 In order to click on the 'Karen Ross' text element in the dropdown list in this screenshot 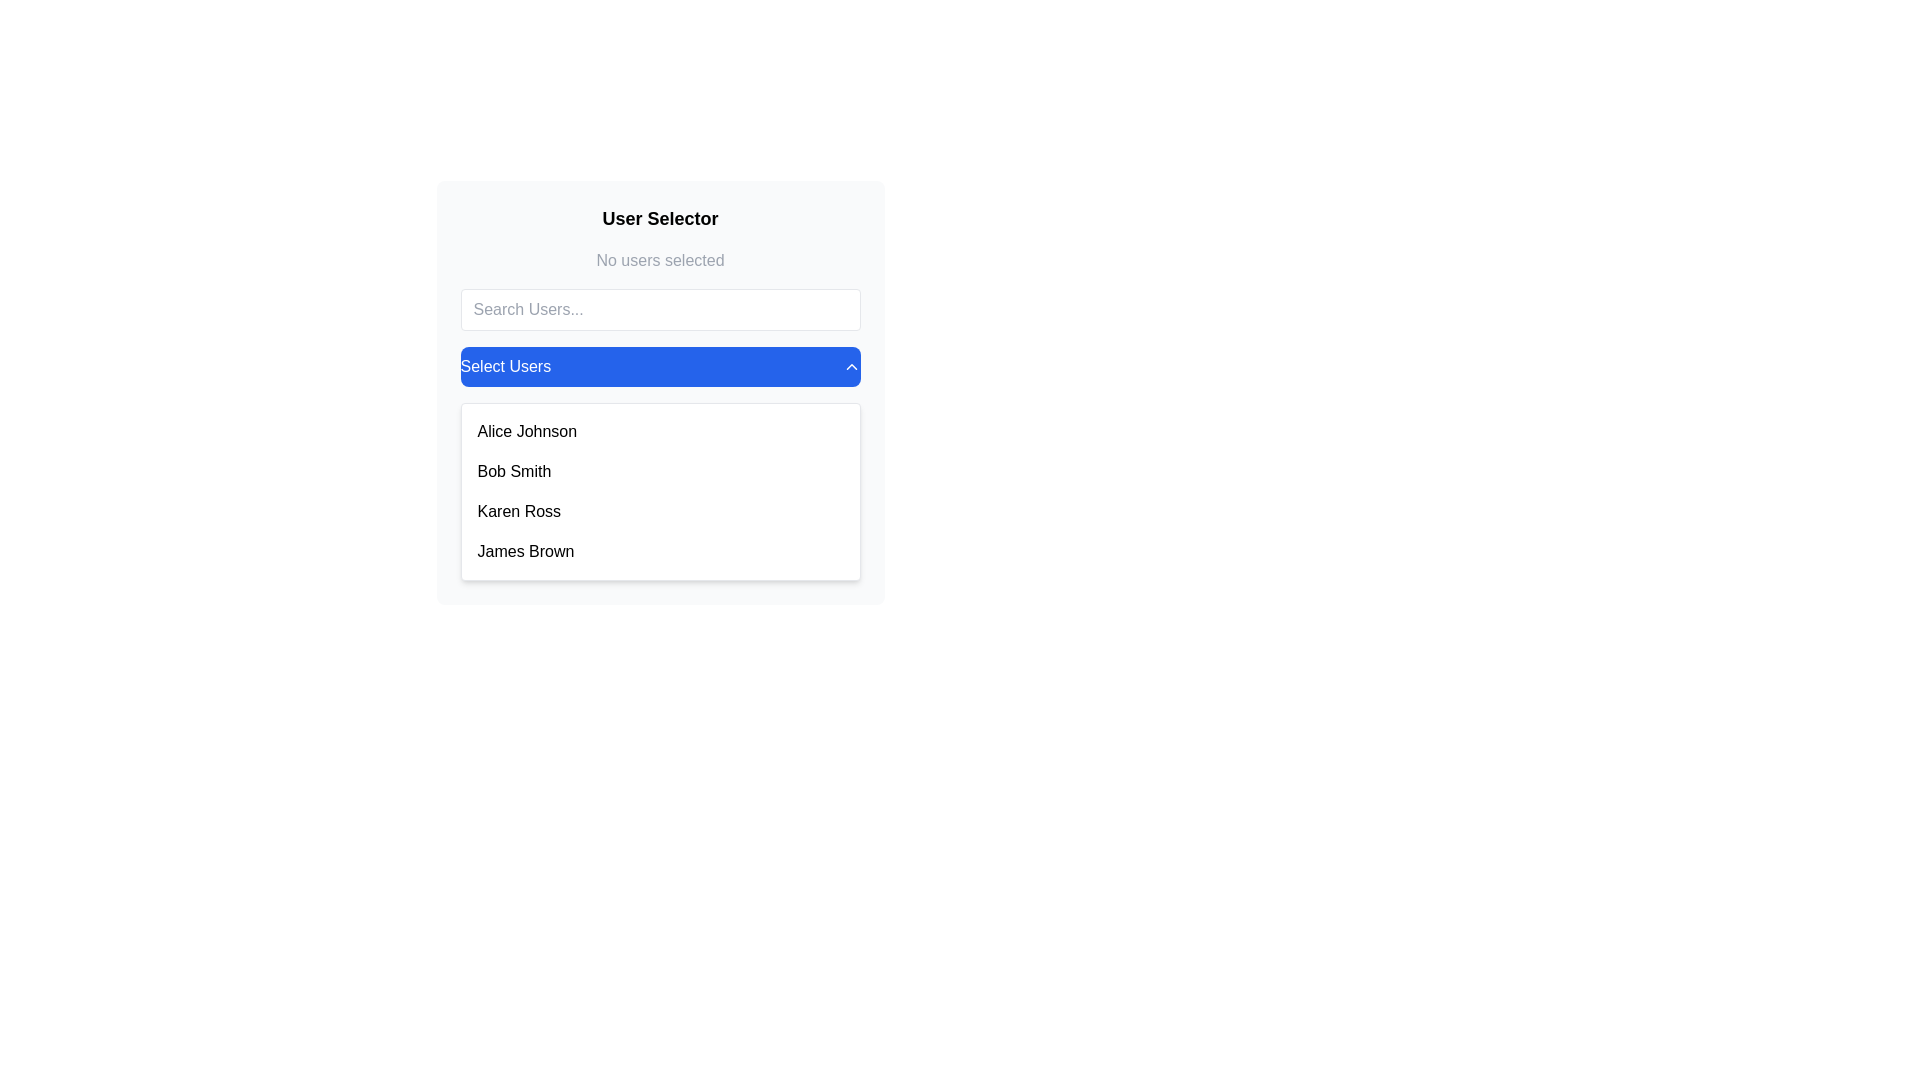, I will do `click(519, 511)`.